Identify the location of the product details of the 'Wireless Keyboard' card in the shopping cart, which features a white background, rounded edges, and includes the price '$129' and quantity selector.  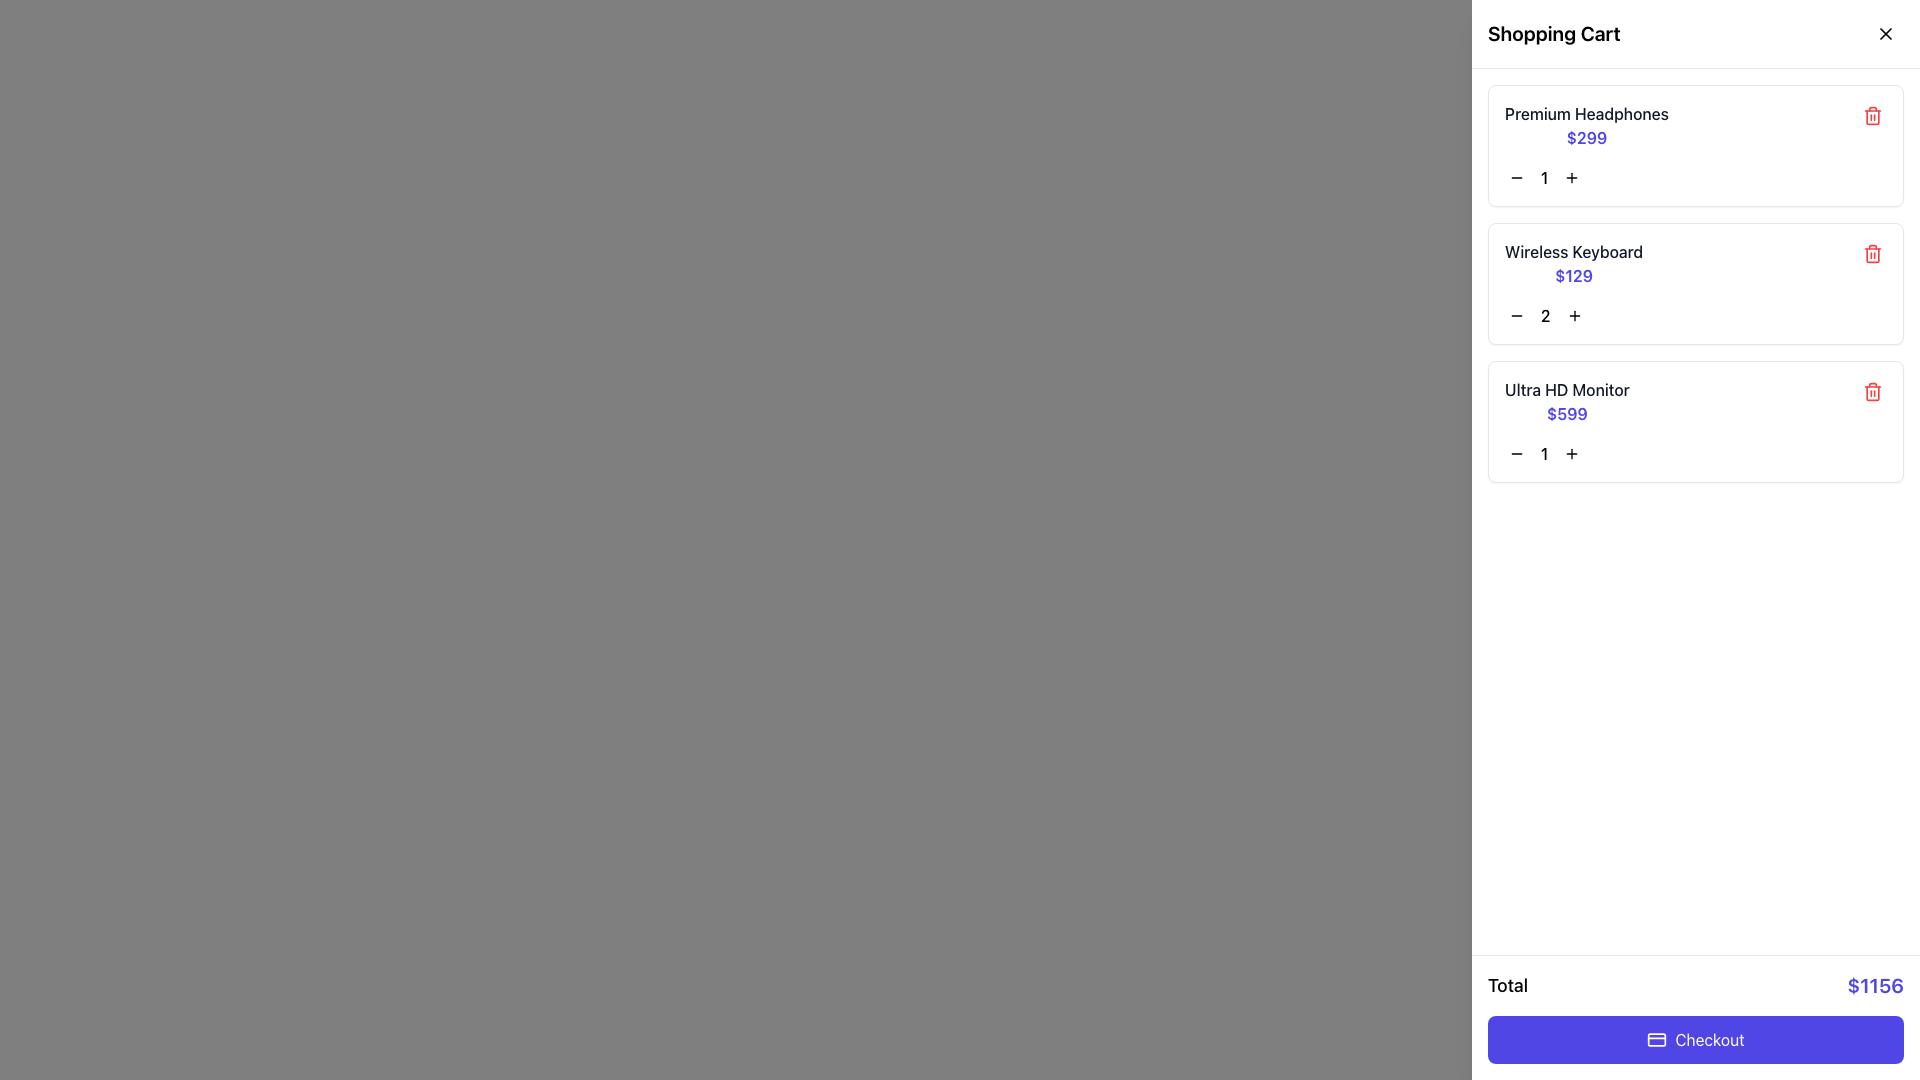
(1694, 284).